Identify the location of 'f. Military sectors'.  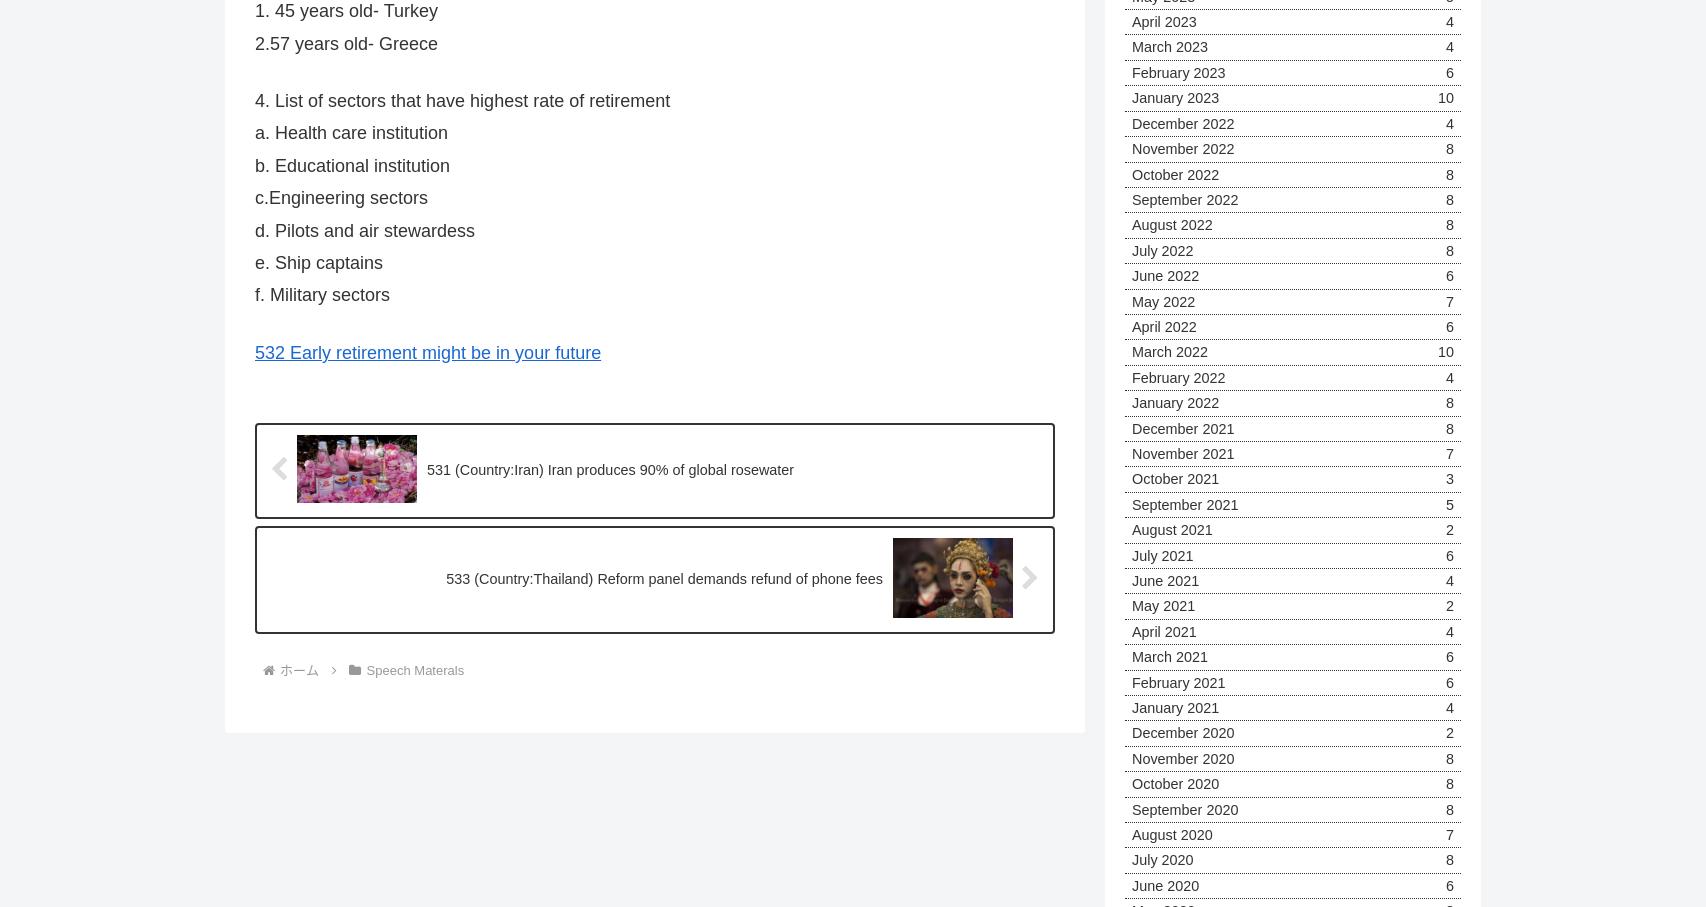
(255, 294).